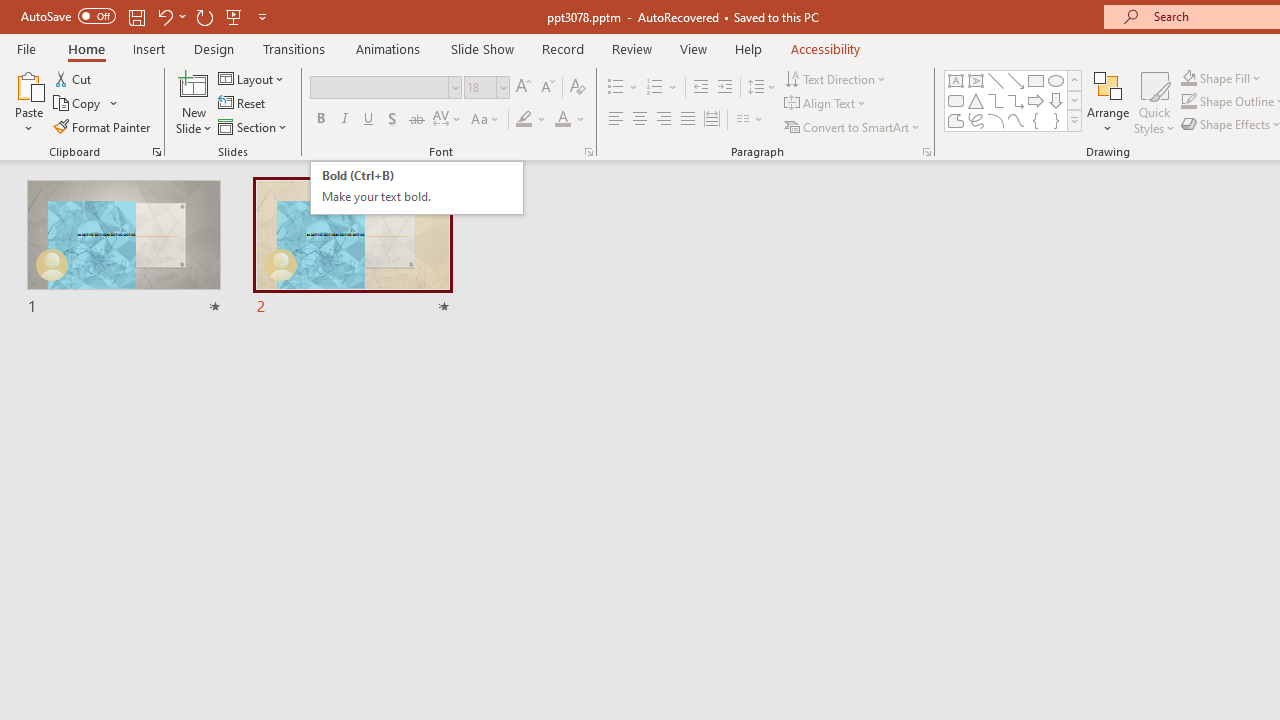 The width and height of the screenshot is (1280, 720). What do you see at coordinates (415, 119) in the screenshot?
I see `'Strikethrough'` at bounding box center [415, 119].